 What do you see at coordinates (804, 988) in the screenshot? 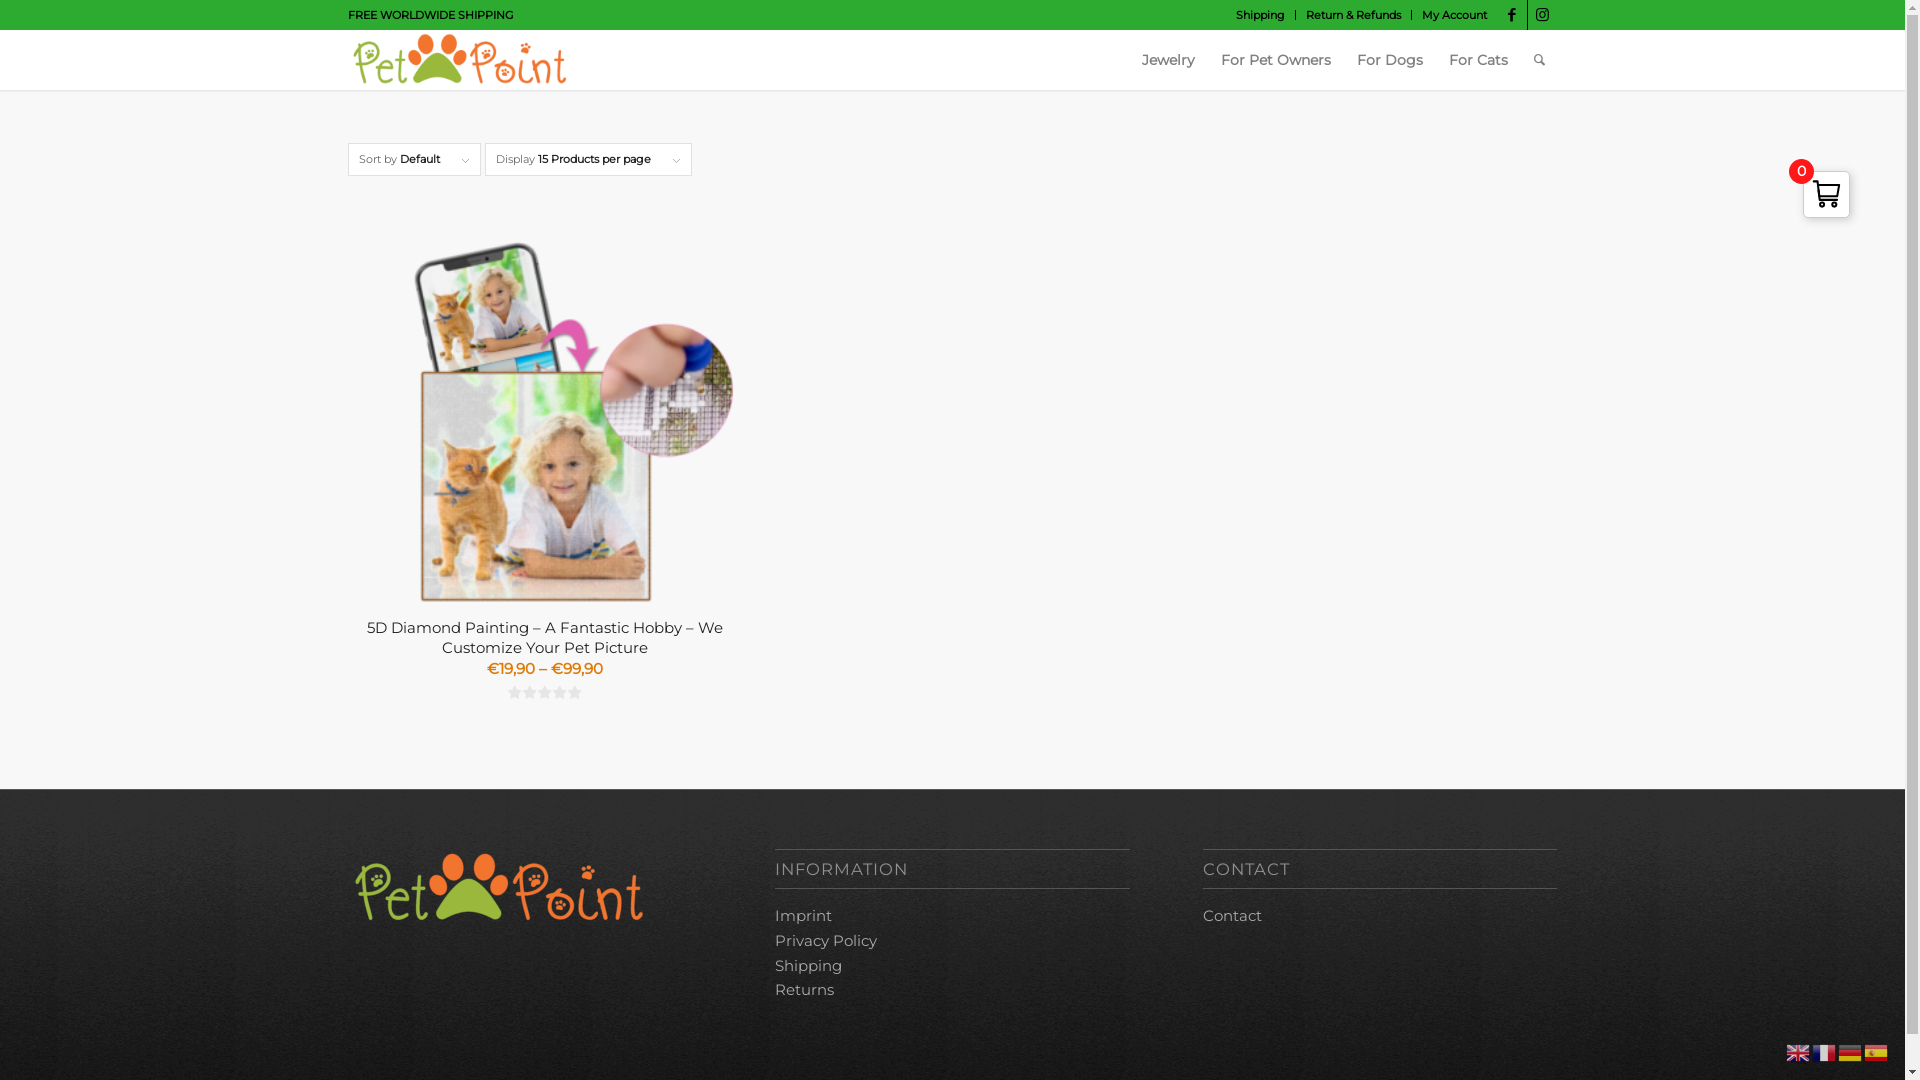
I see `'Returns'` at bounding box center [804, 988].